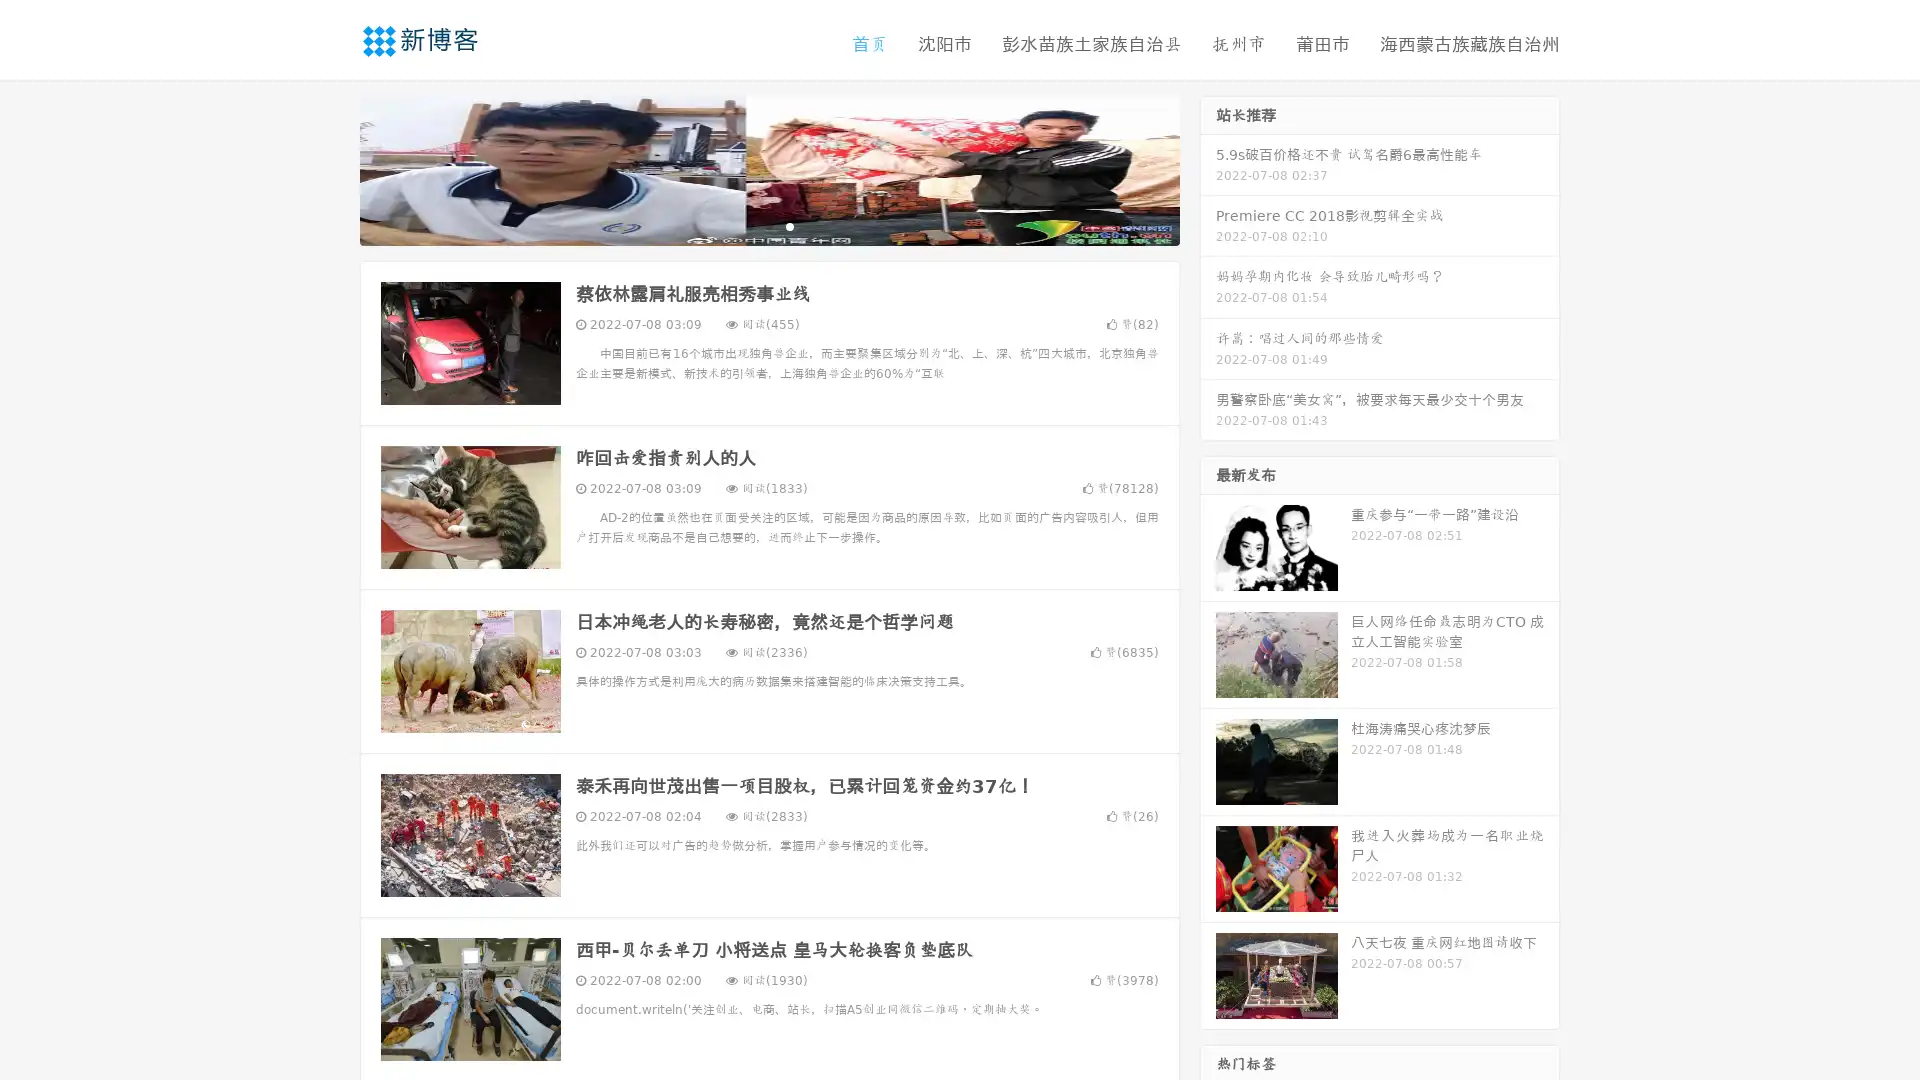 The height and width of the screenshot is (1080, 1920). Describe the element at coordinates (1208, 168) in the screenshot. I see `Next slide` at that location.